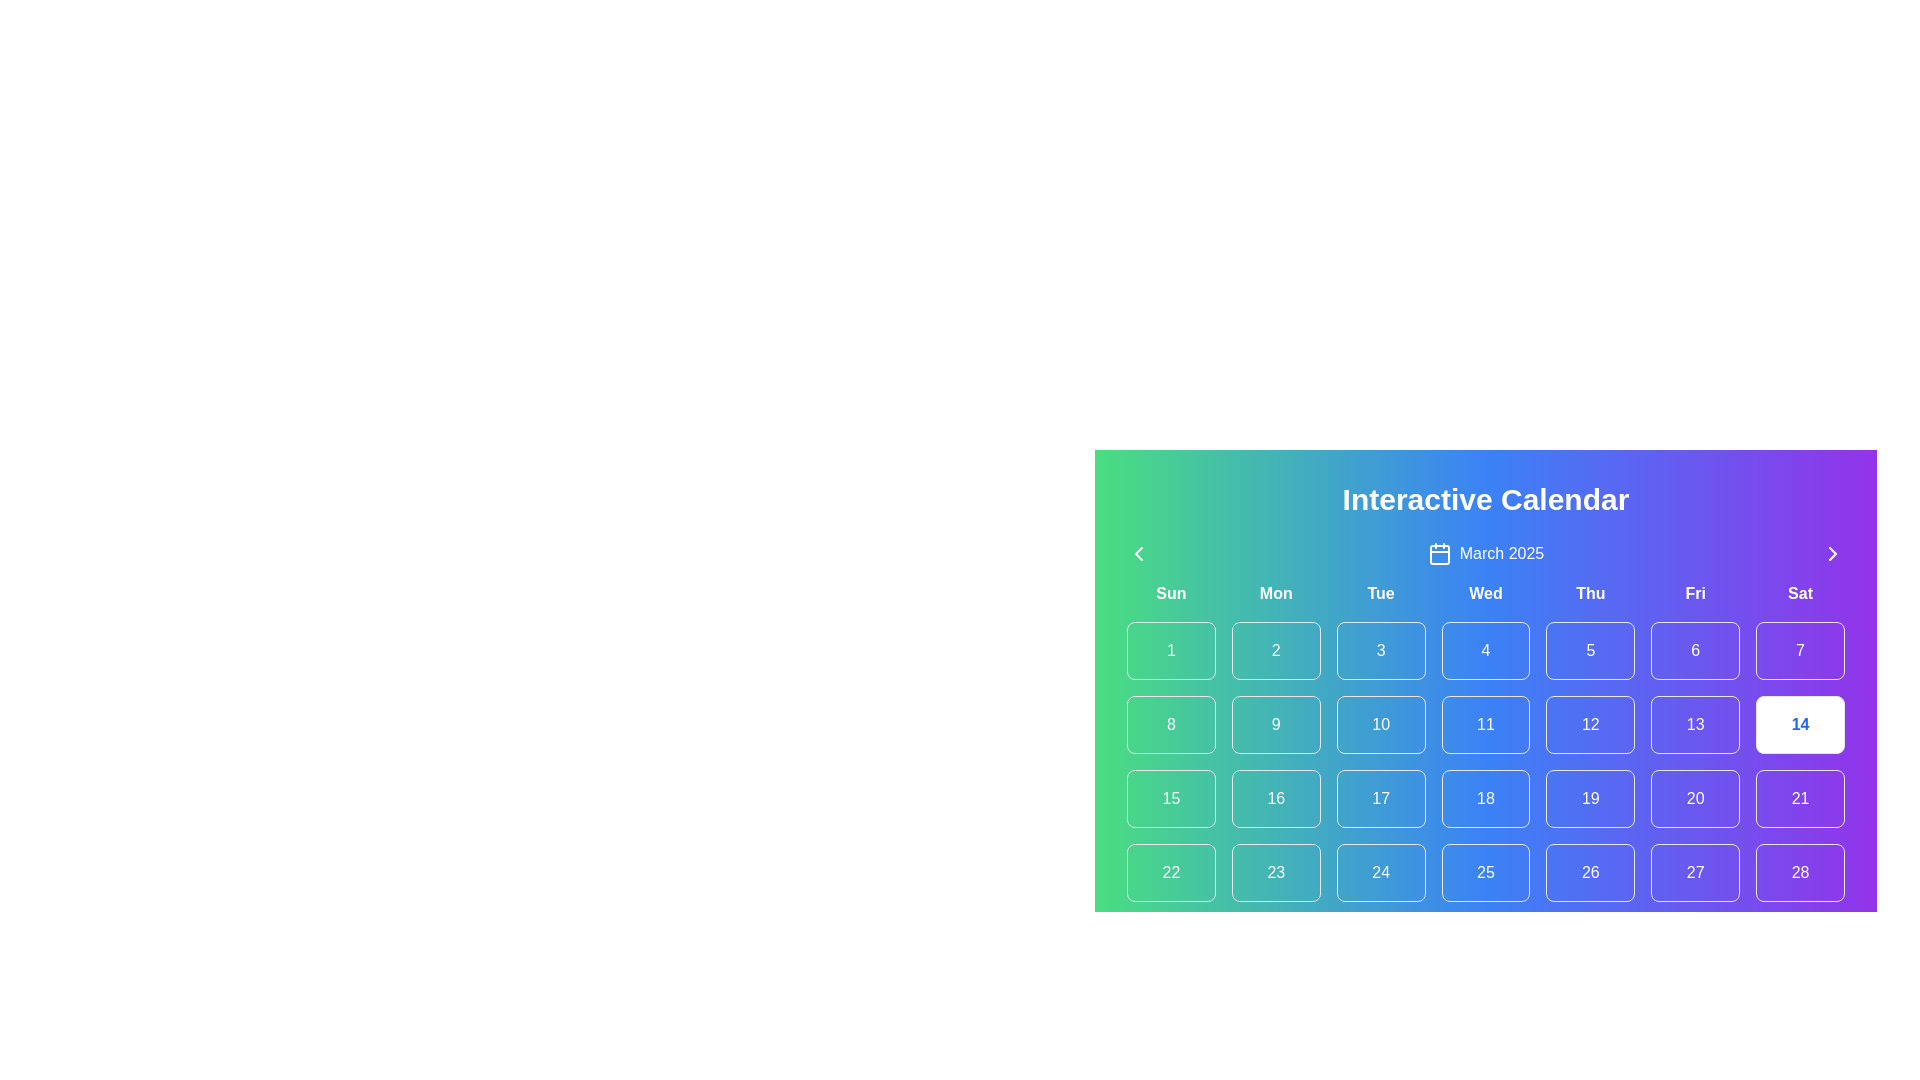  I want to click on the text label displaying 'Wed', which is styled in bold white font on a blue background, located in the calendar UI as the fourth day label in the row of seven, so click(1486, 593).